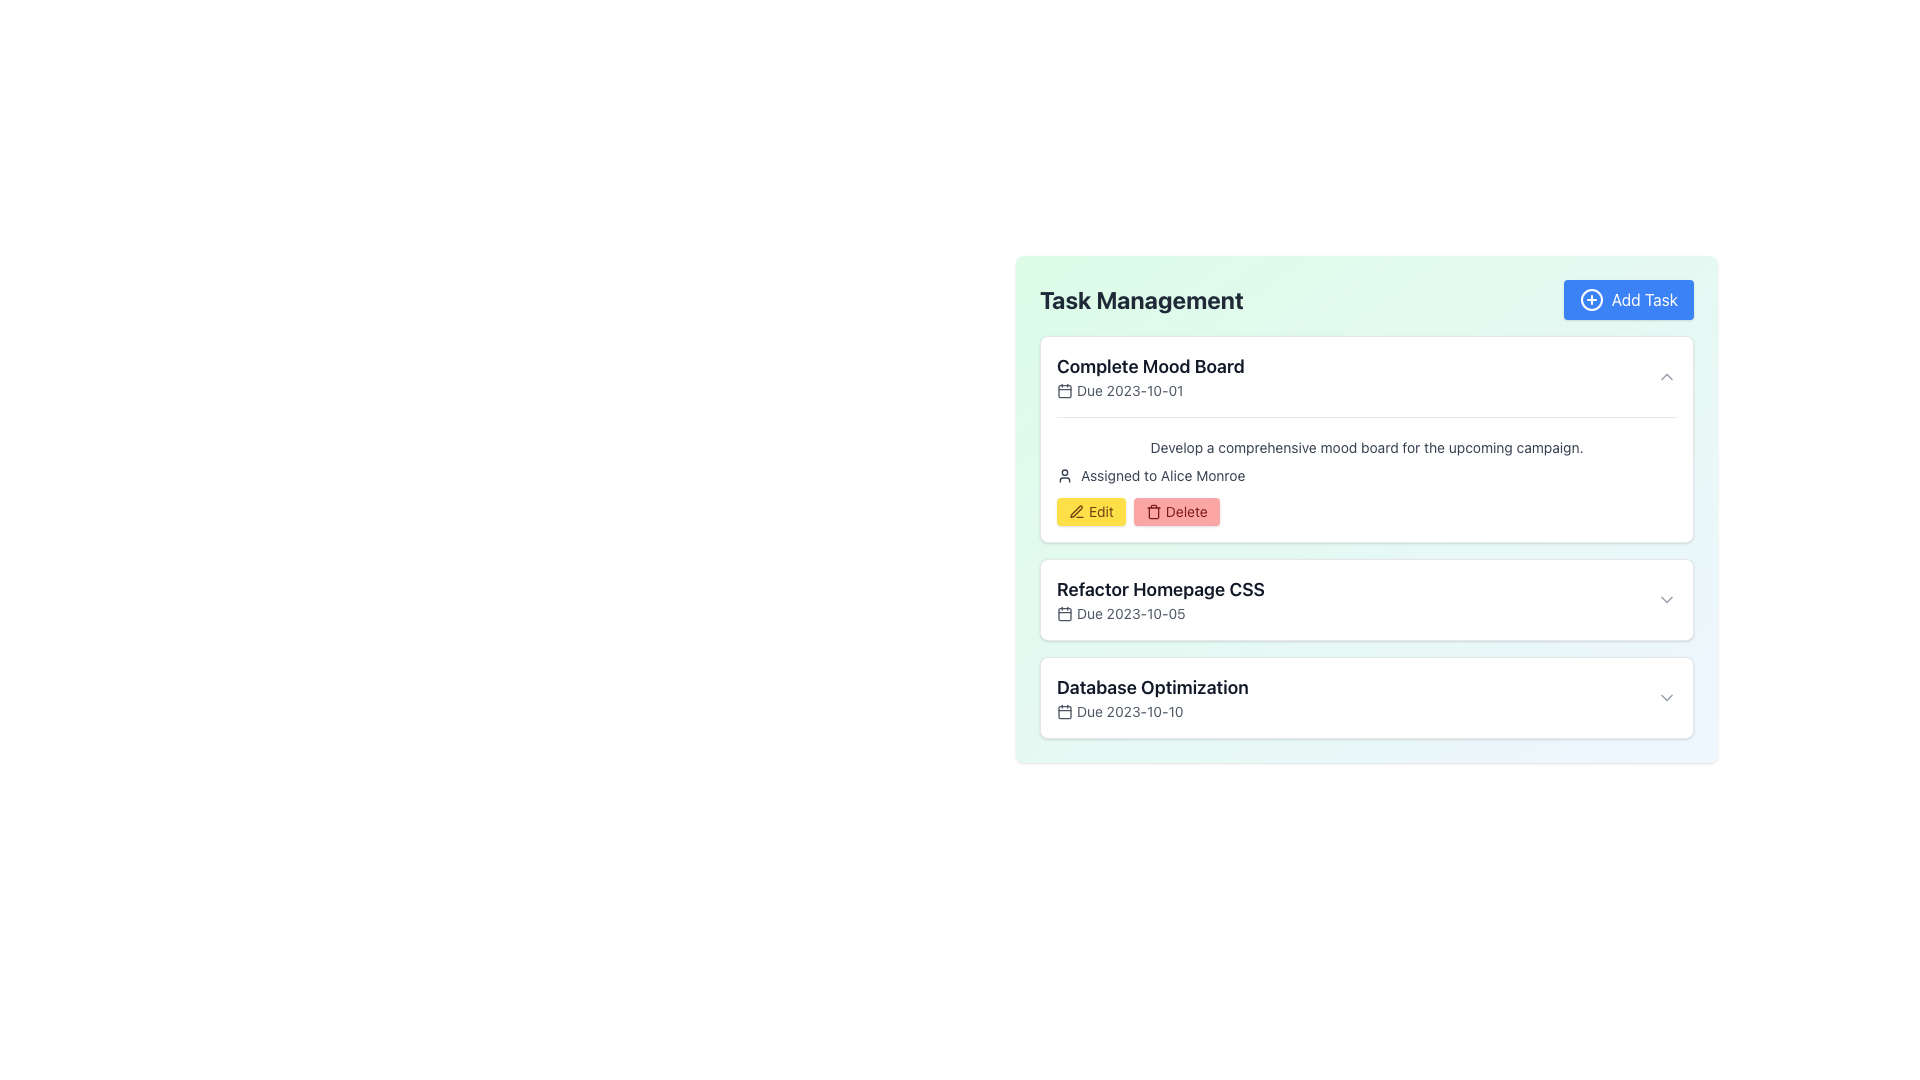 The height and width of the screenshot is (1080, 1920). Describe the element at coordinates (1152, 697) in the screenshot. I see `the 'Database Optimization' text label, which features a bold title and a smaller due date text, located as the third card in a vertical list` at that location.